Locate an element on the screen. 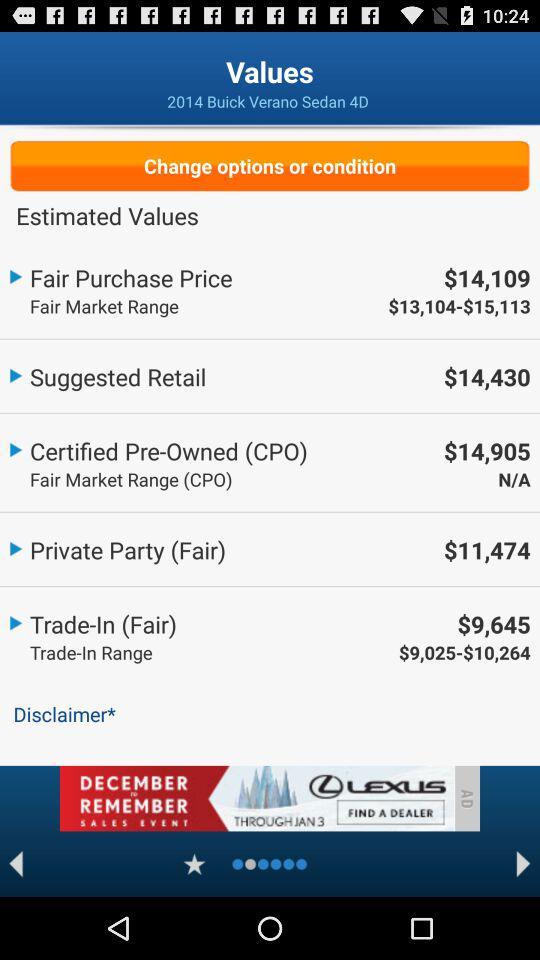 The width and height of the screenshot is (540, 960). the arrow left to suggested retail is located at coordinates (14, 373).